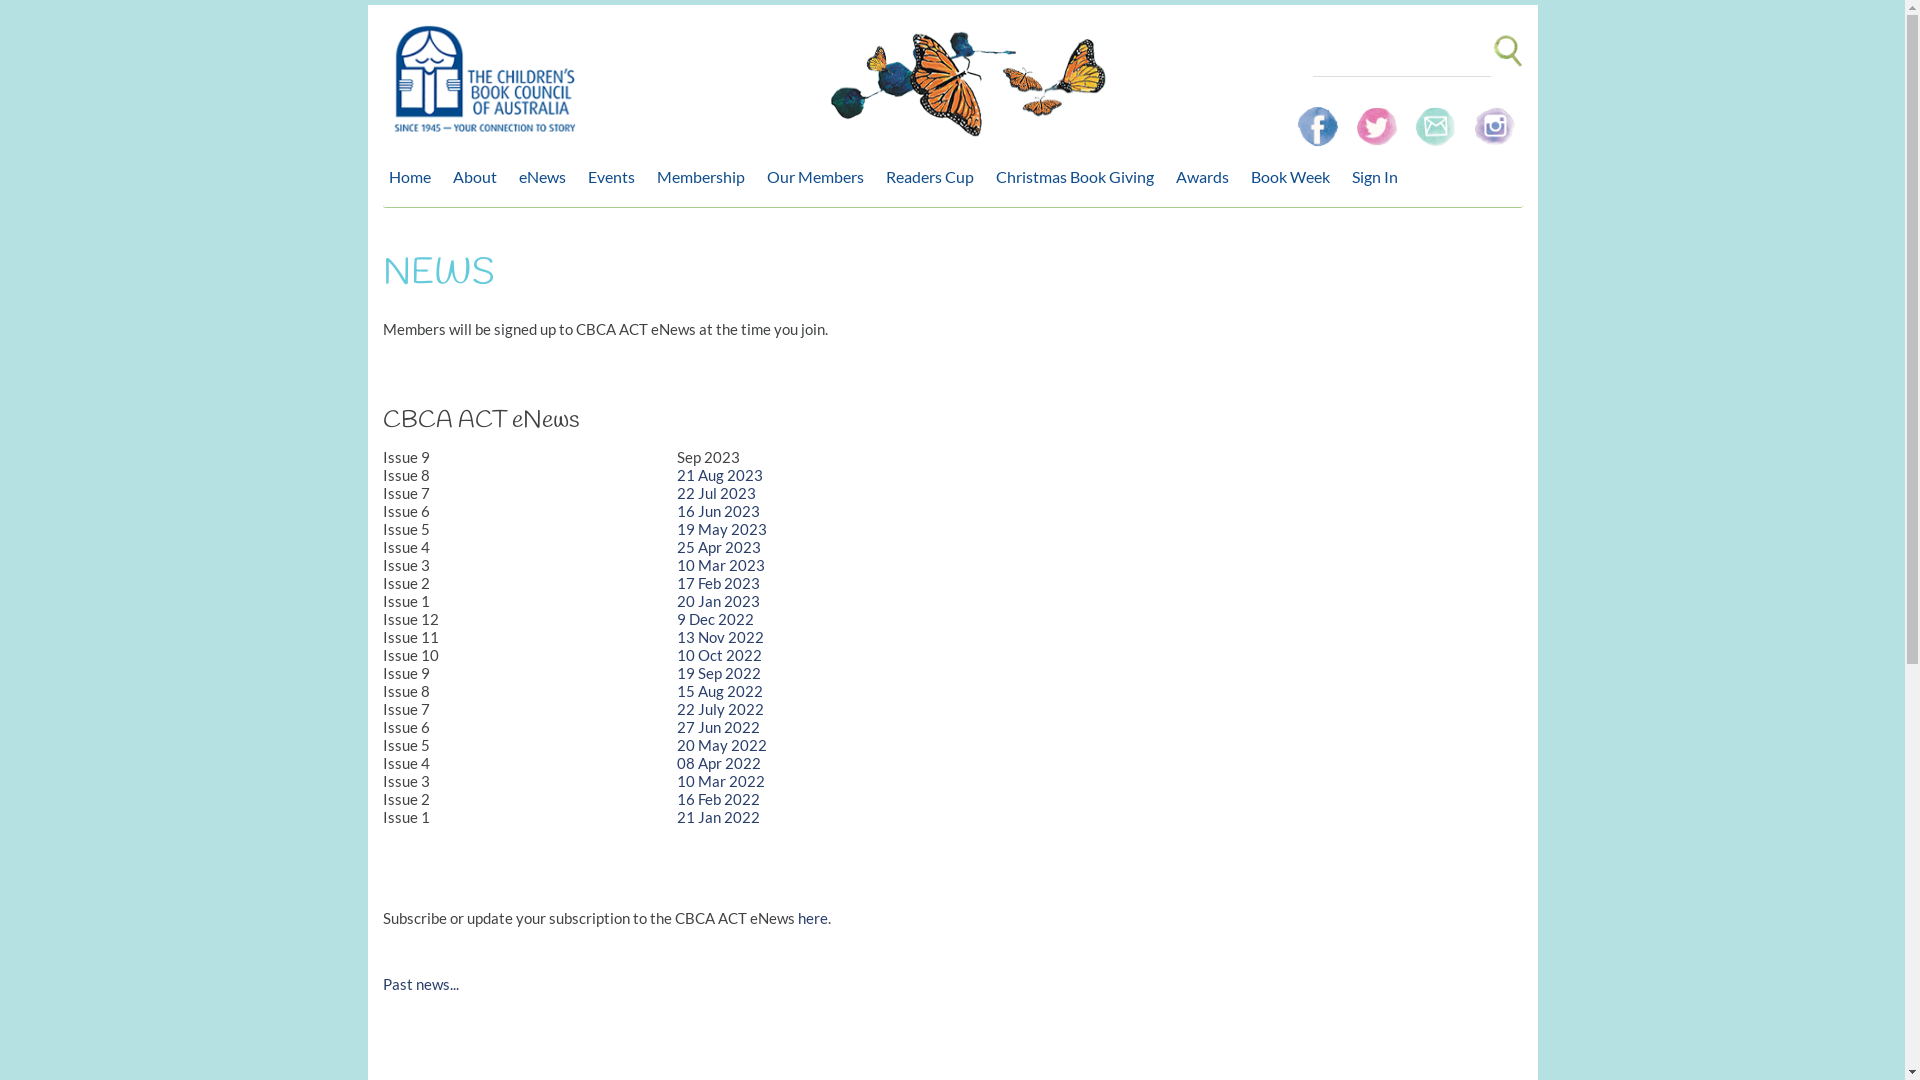  I want to click on '16 Jun 2023', so click(718, 509).